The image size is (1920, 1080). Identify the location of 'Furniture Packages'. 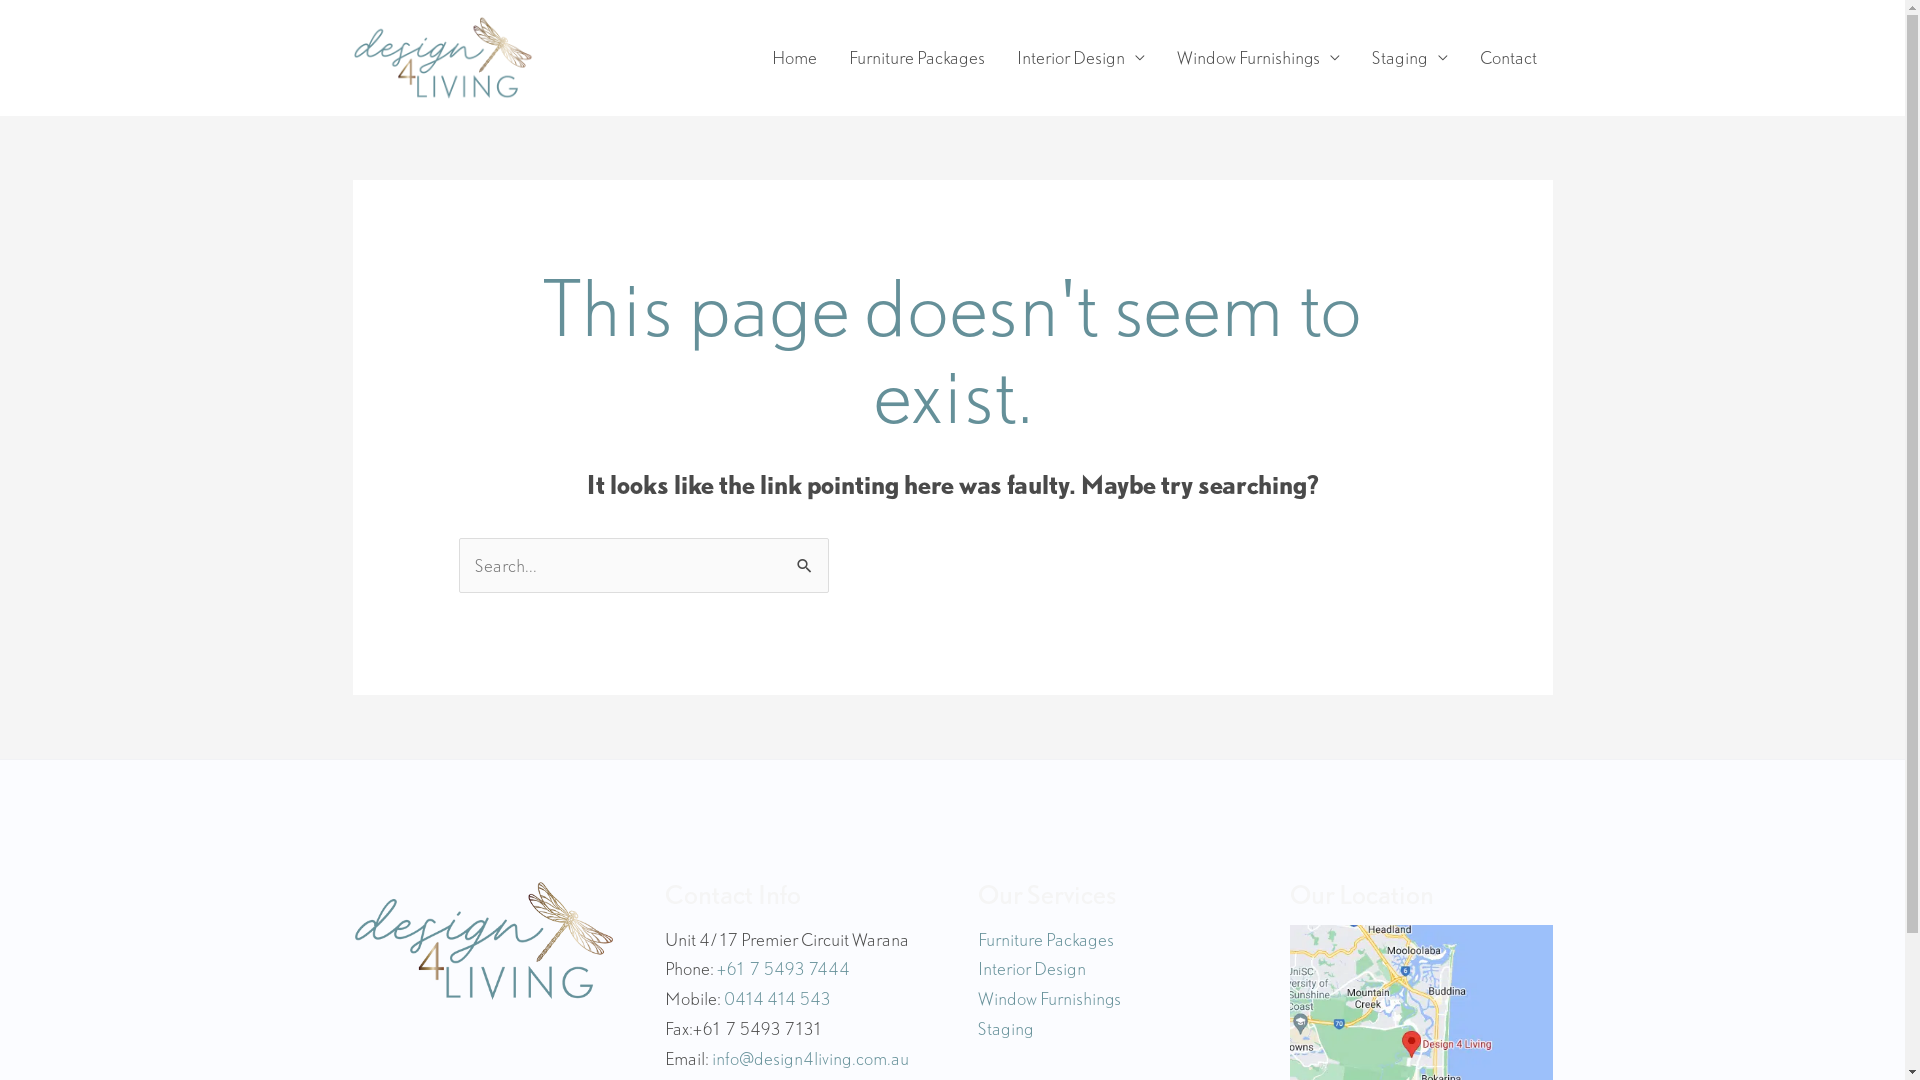
(915, 56).